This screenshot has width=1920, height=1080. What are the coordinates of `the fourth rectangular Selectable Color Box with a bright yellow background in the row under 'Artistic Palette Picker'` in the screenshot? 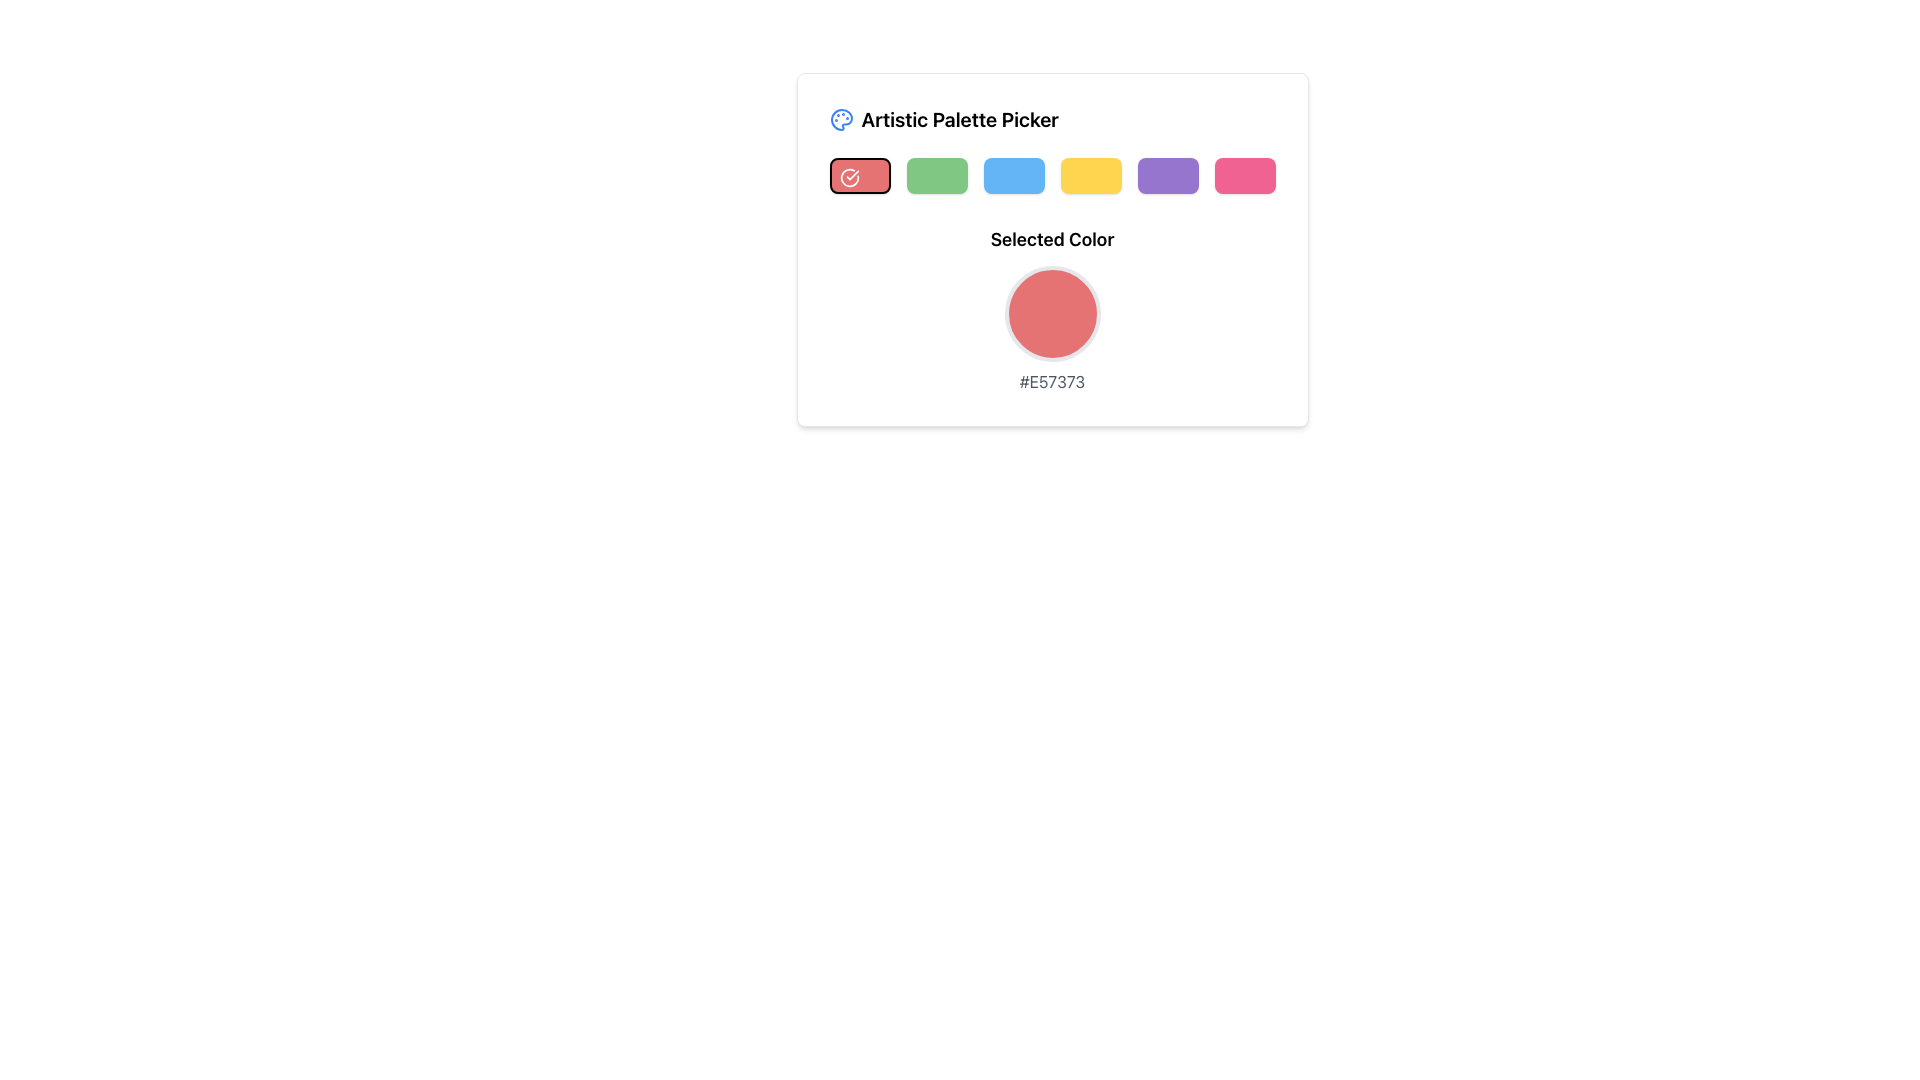 It's located at (1089, 175).